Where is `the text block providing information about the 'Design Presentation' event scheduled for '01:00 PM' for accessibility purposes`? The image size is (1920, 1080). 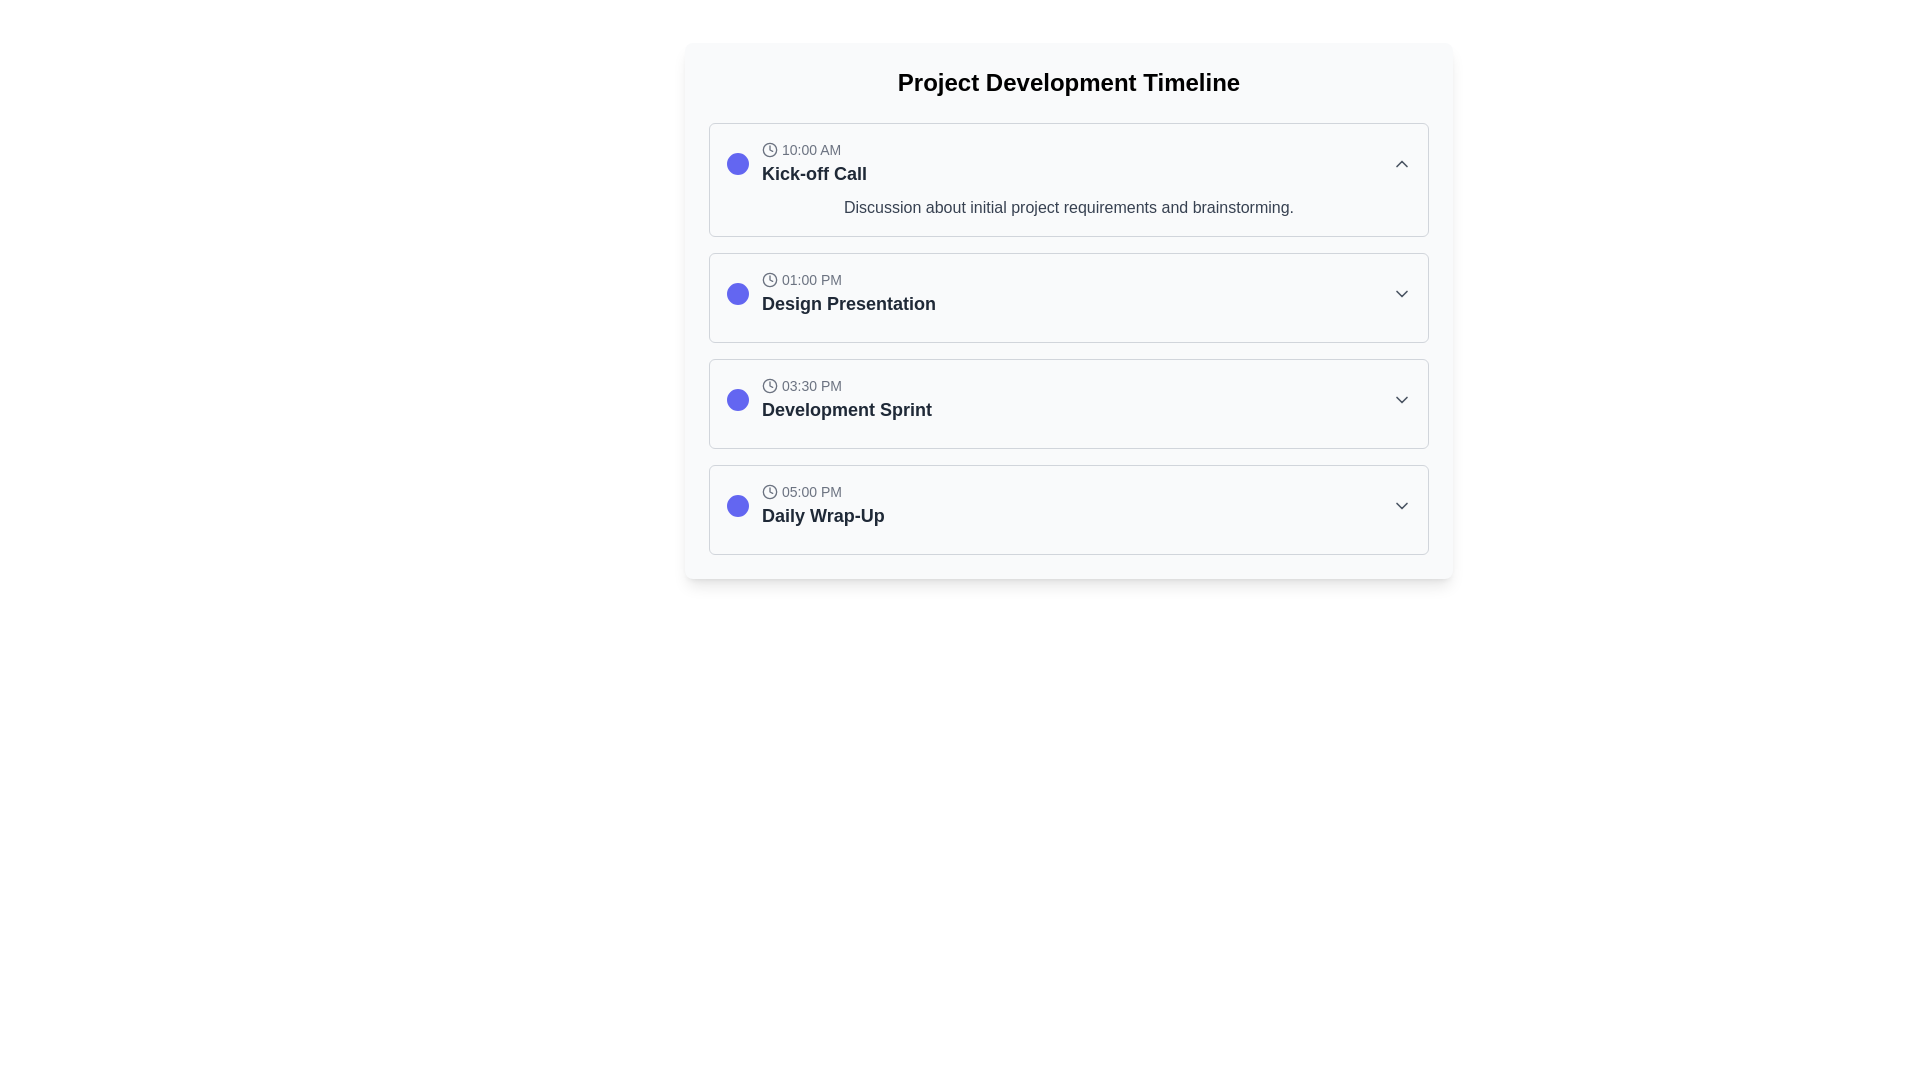 the text block providing information about the 'Design Presentation' event scheduled for '01:00 PM' for accessibility purposes is located at coordinates (849, 293).